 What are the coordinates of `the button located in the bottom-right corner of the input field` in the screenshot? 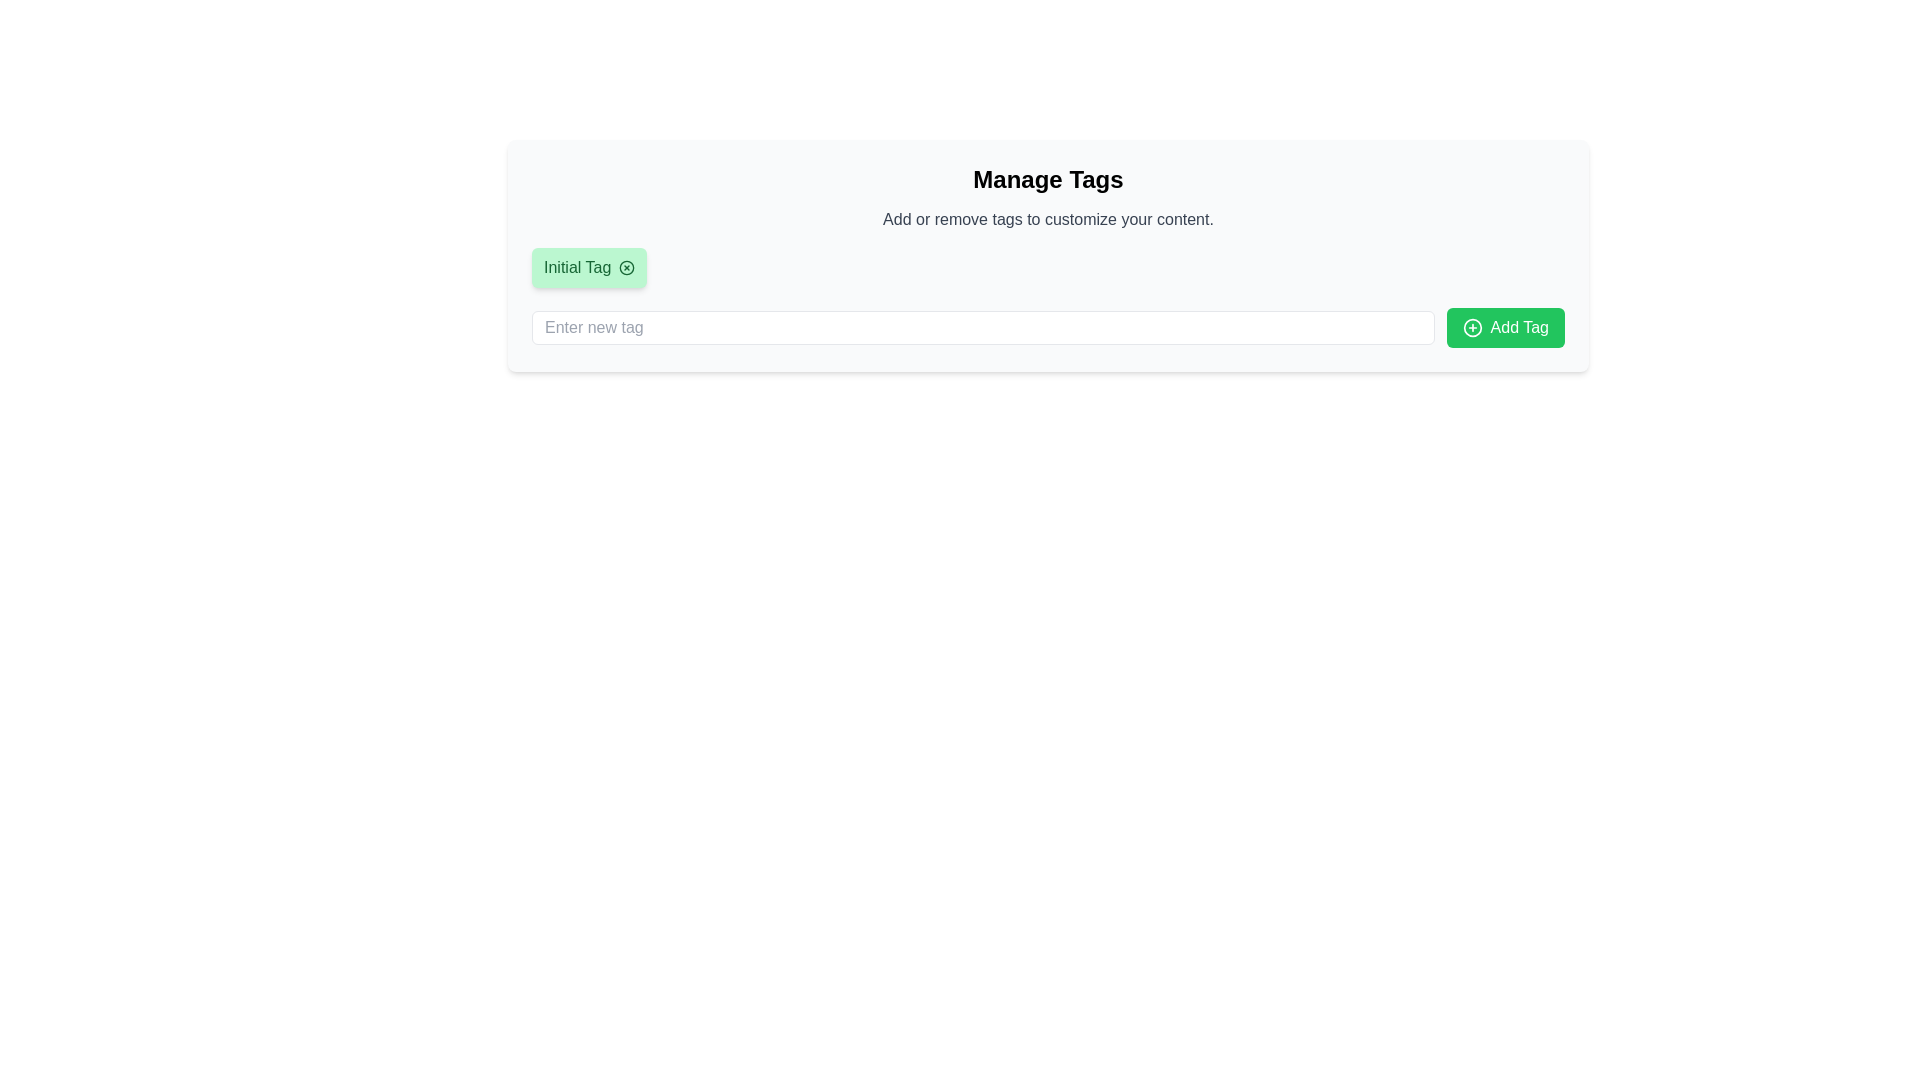 It's located at (1505, 326).